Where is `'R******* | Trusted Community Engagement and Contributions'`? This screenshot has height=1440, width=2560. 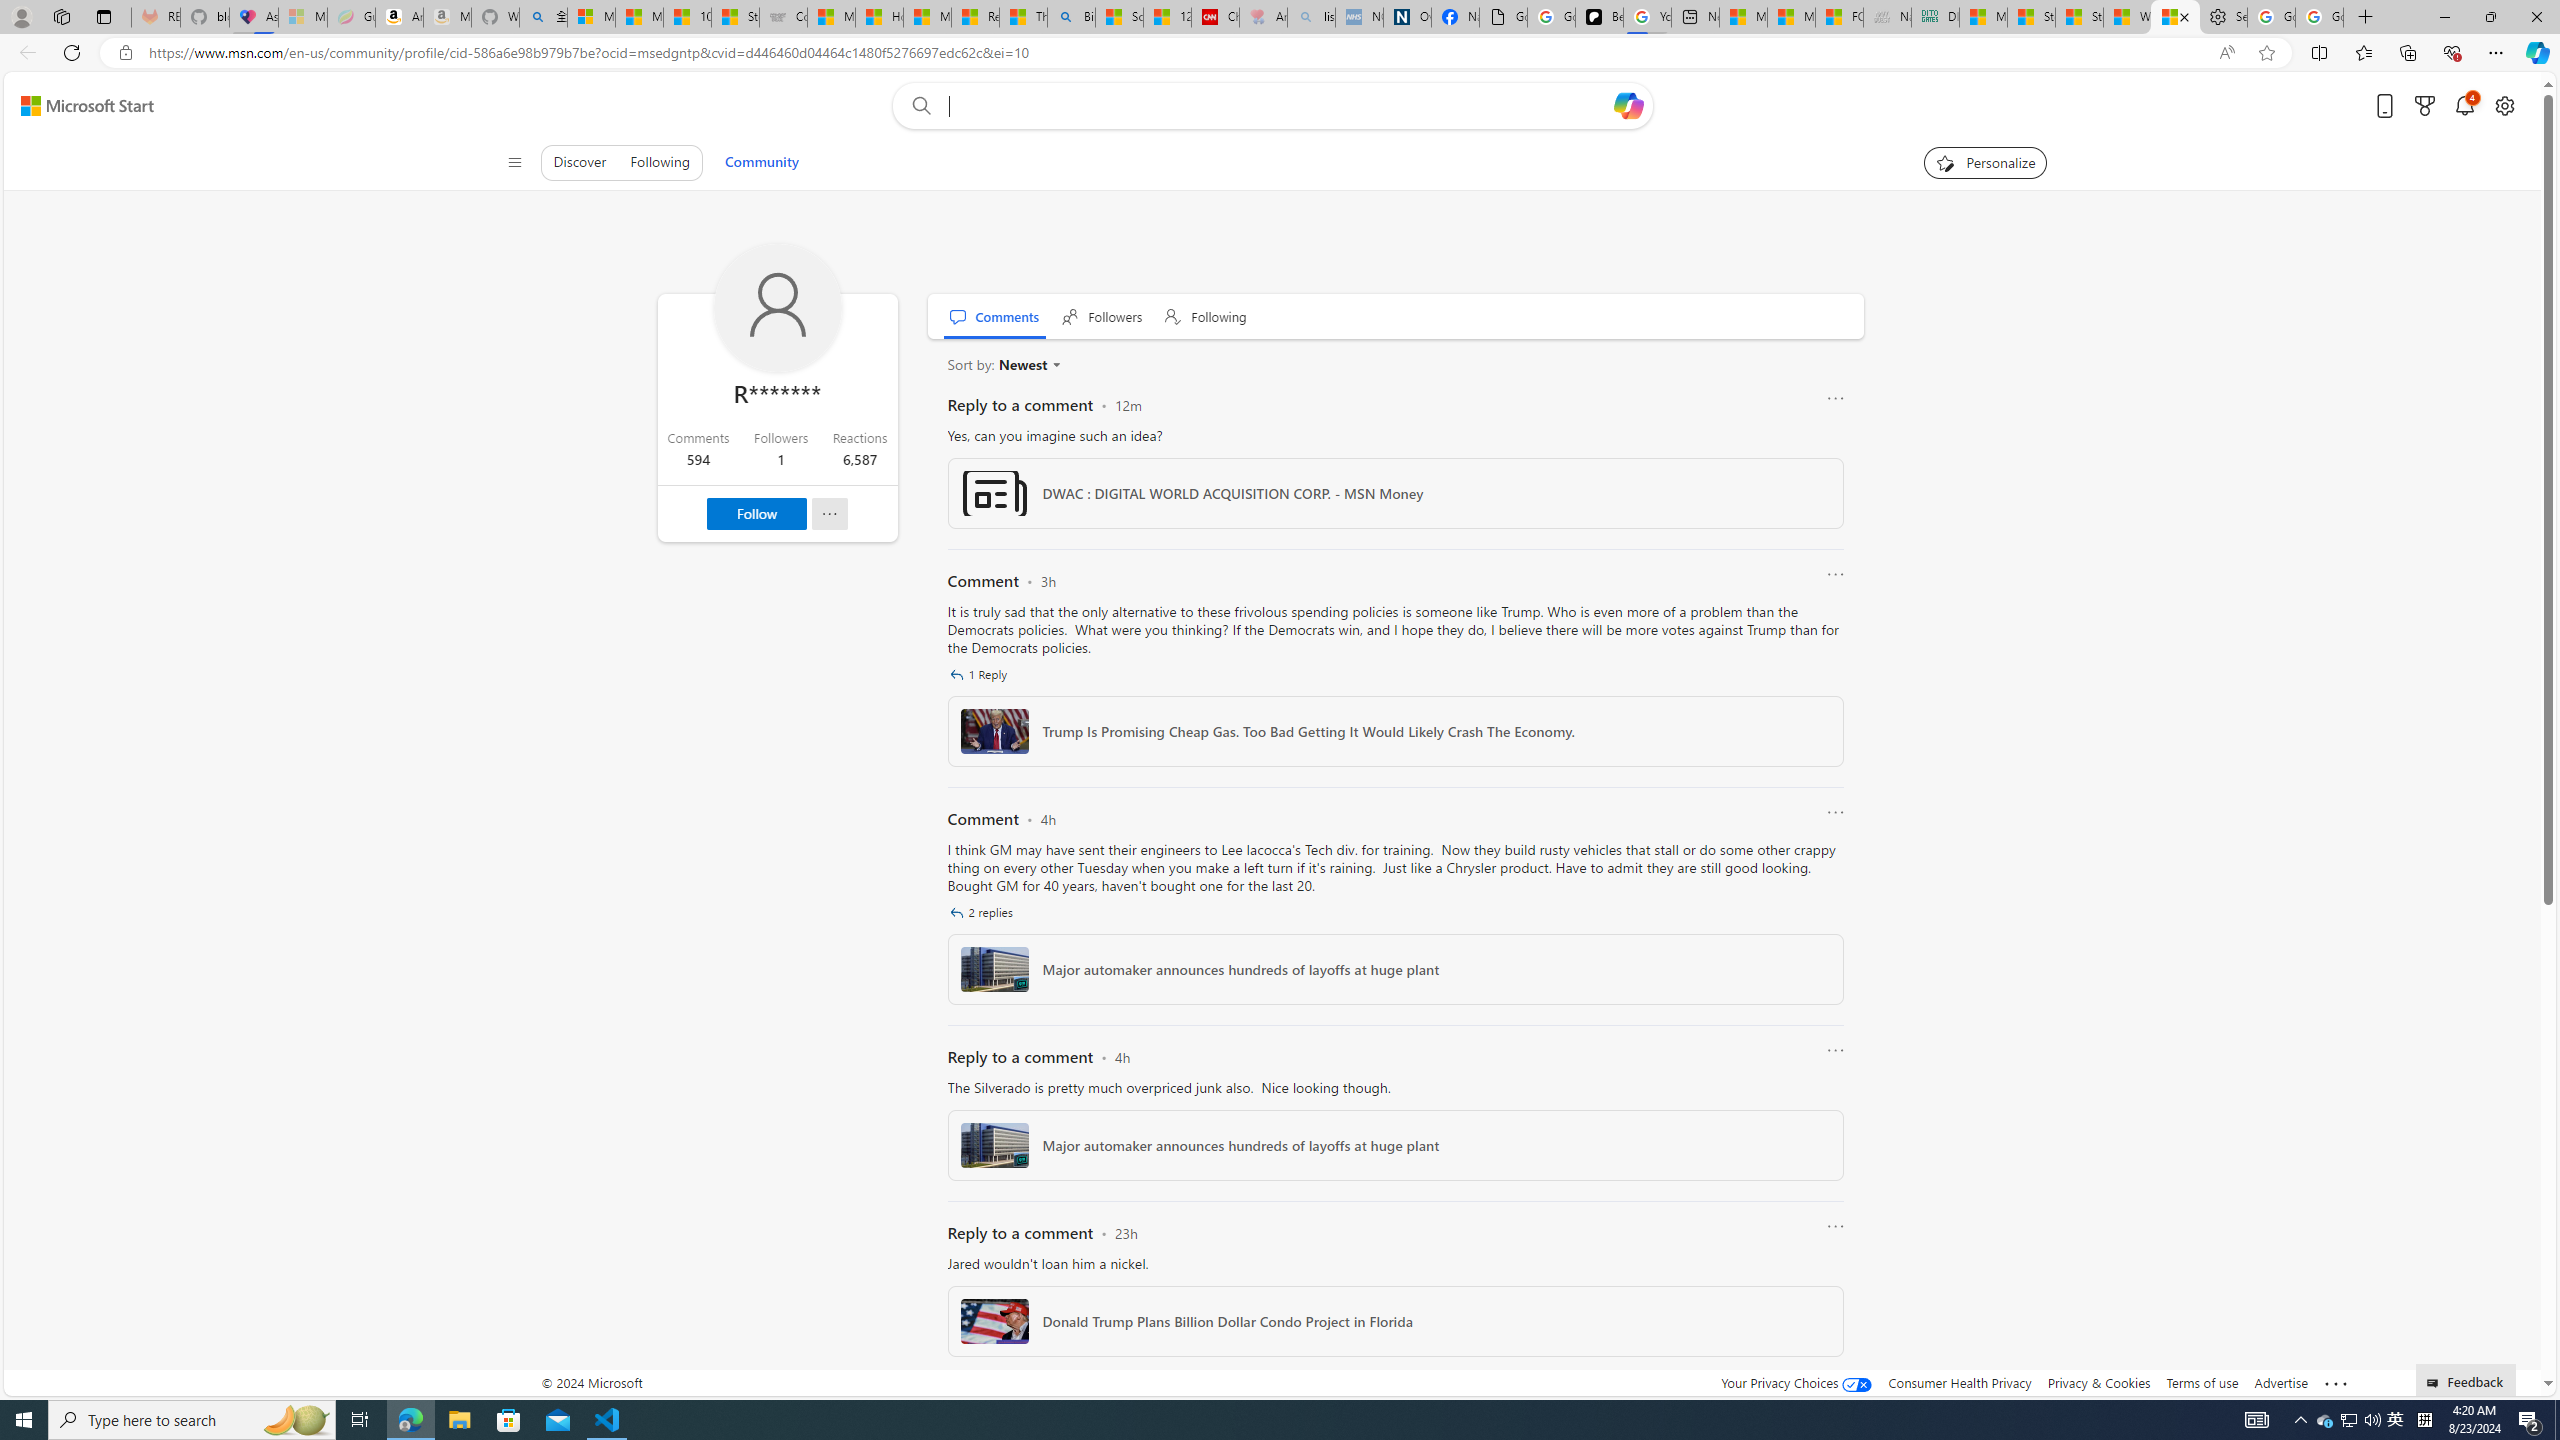
'R******* | Trusted Community Engagement and Contributions' is located at coordinates (2173, 16).